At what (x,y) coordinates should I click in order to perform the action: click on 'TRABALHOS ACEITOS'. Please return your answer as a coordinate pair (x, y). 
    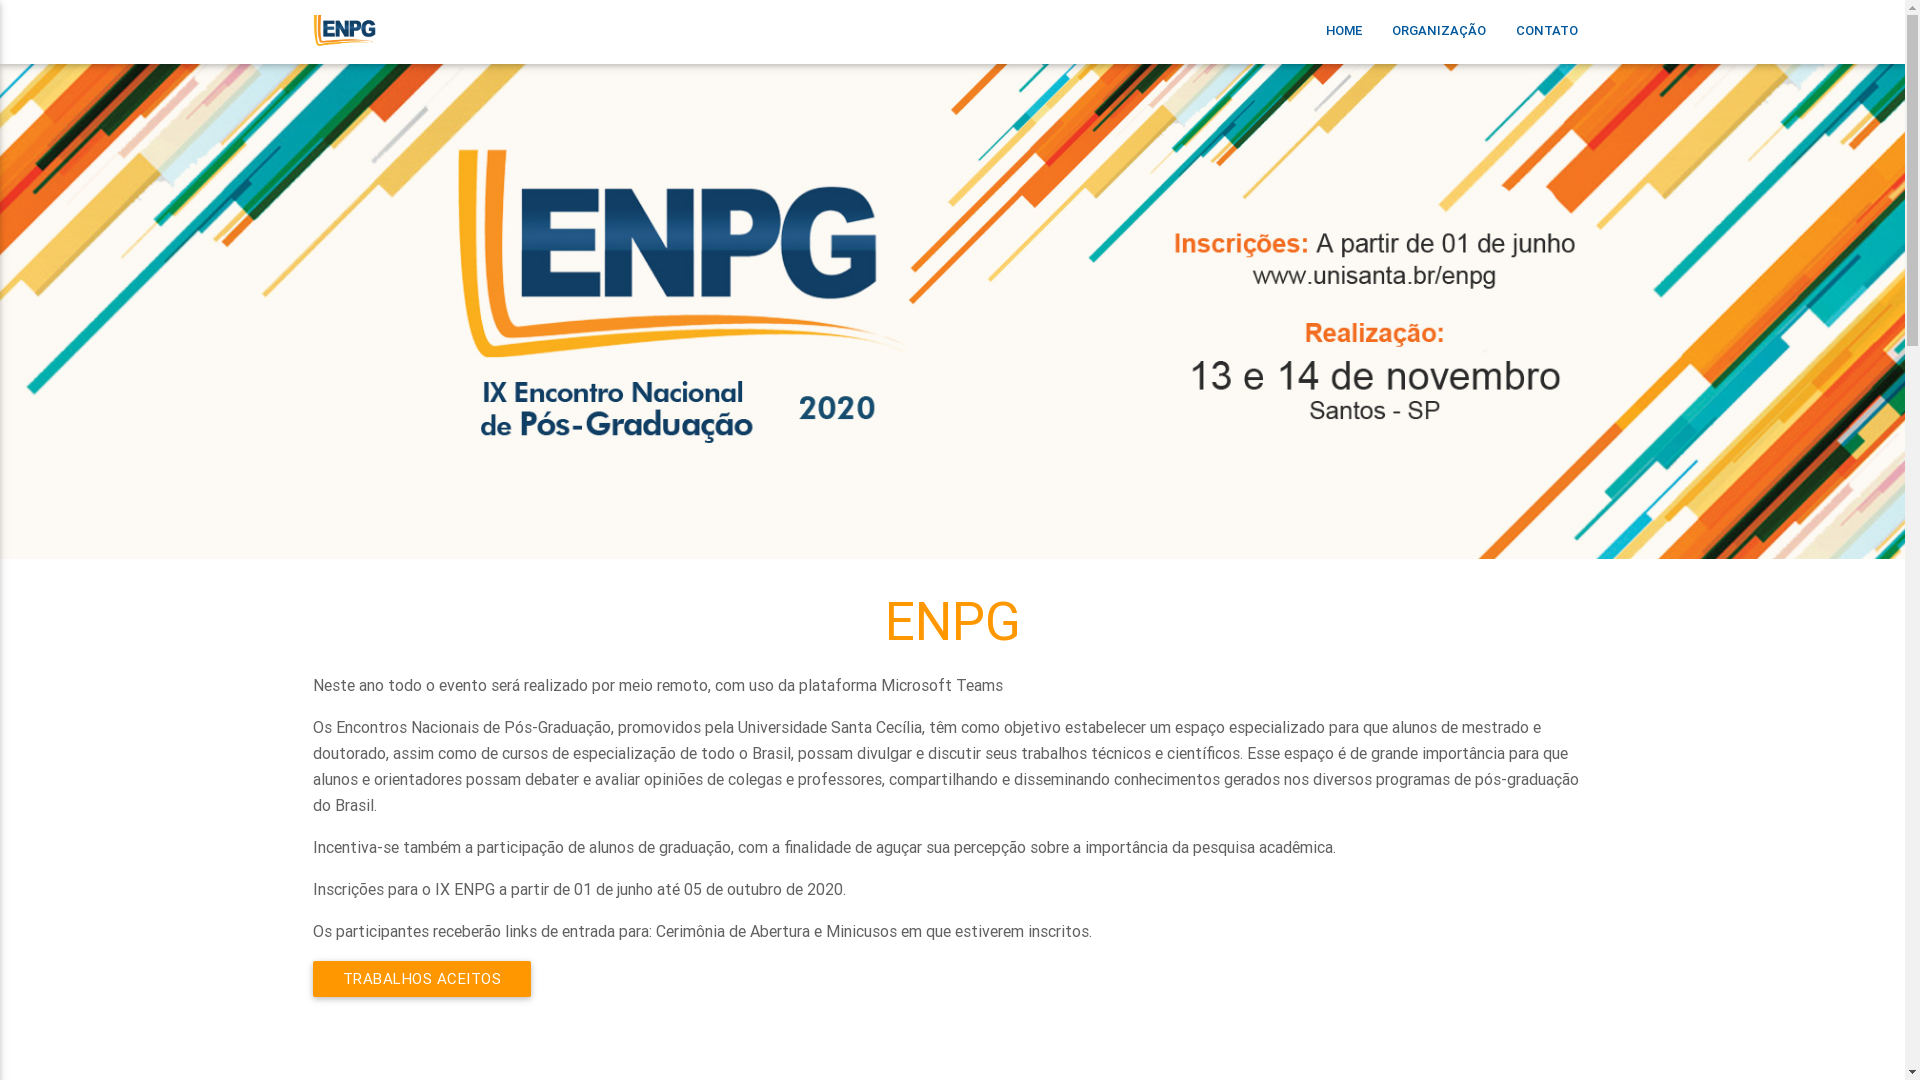
    Looking at the image, I should click on (420, 978).